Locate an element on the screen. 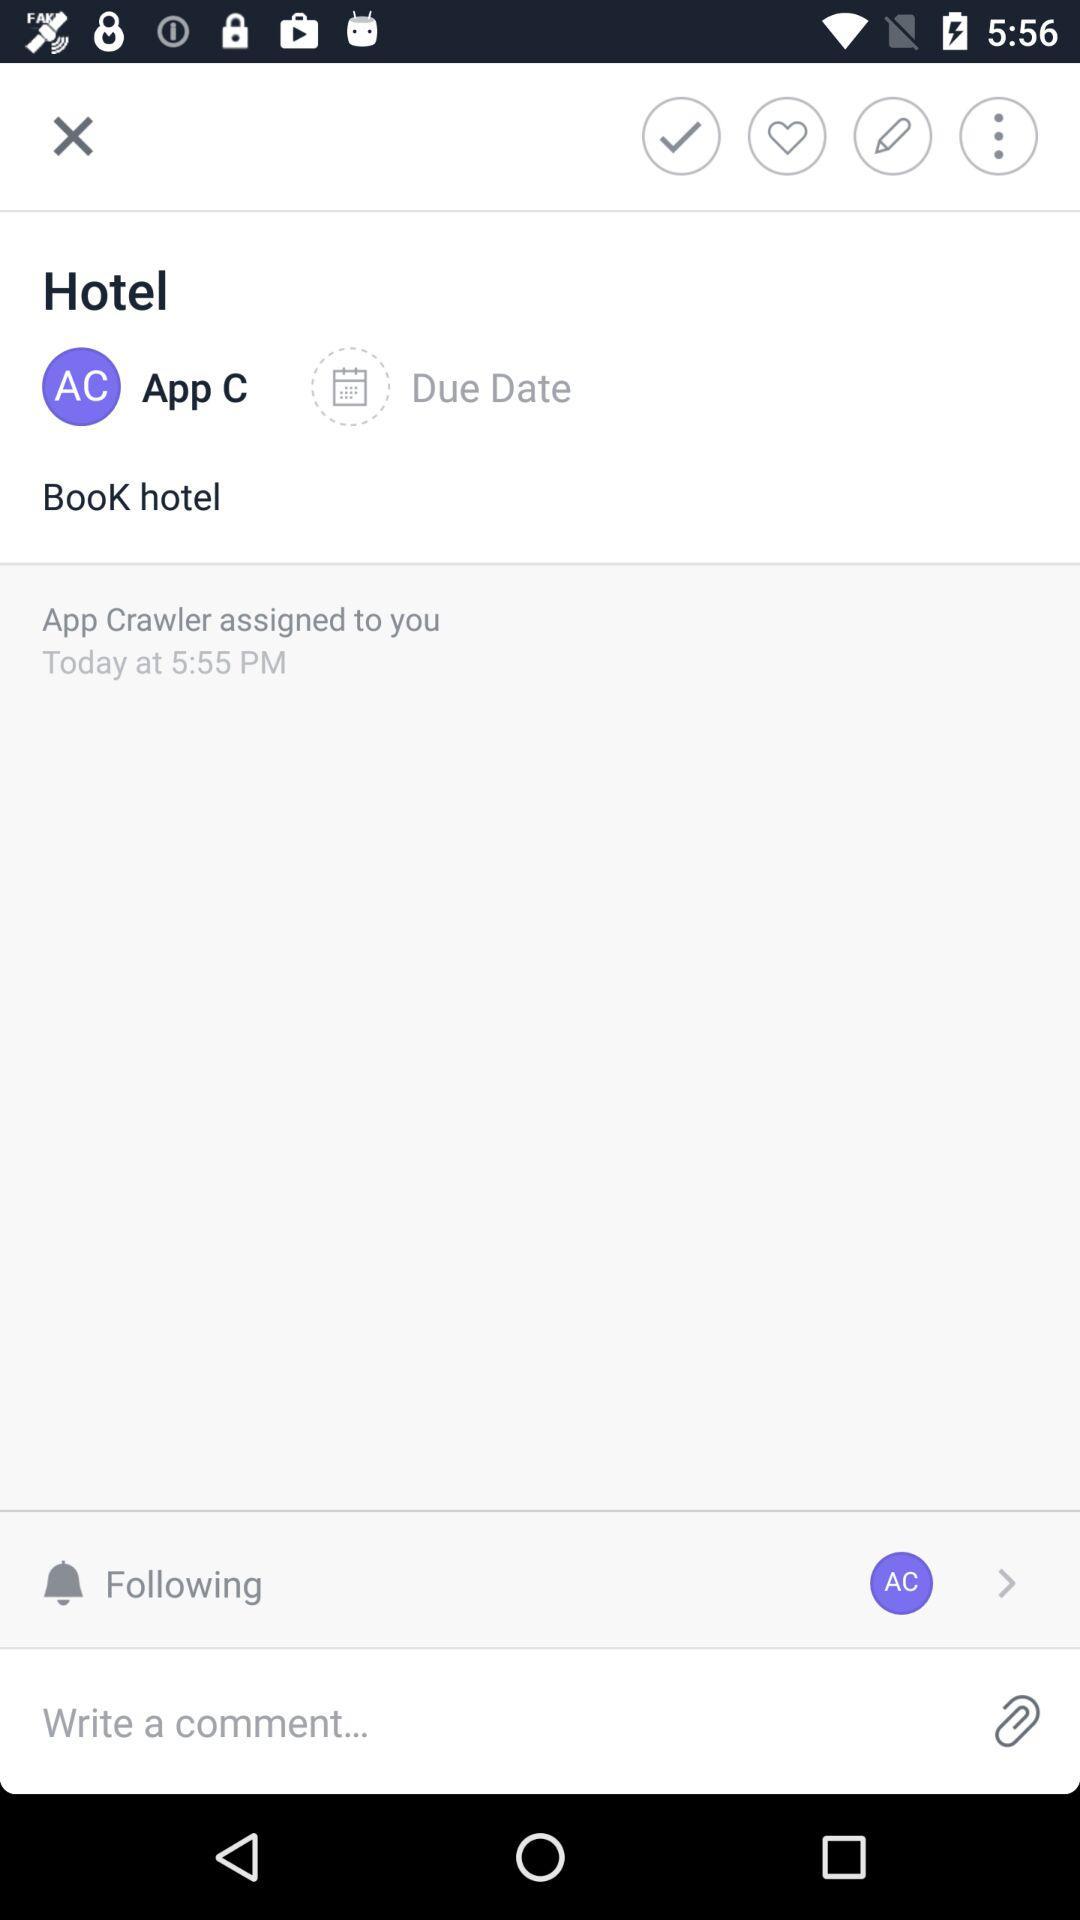  the icon next to app c item is located at coordinates (440, 387).